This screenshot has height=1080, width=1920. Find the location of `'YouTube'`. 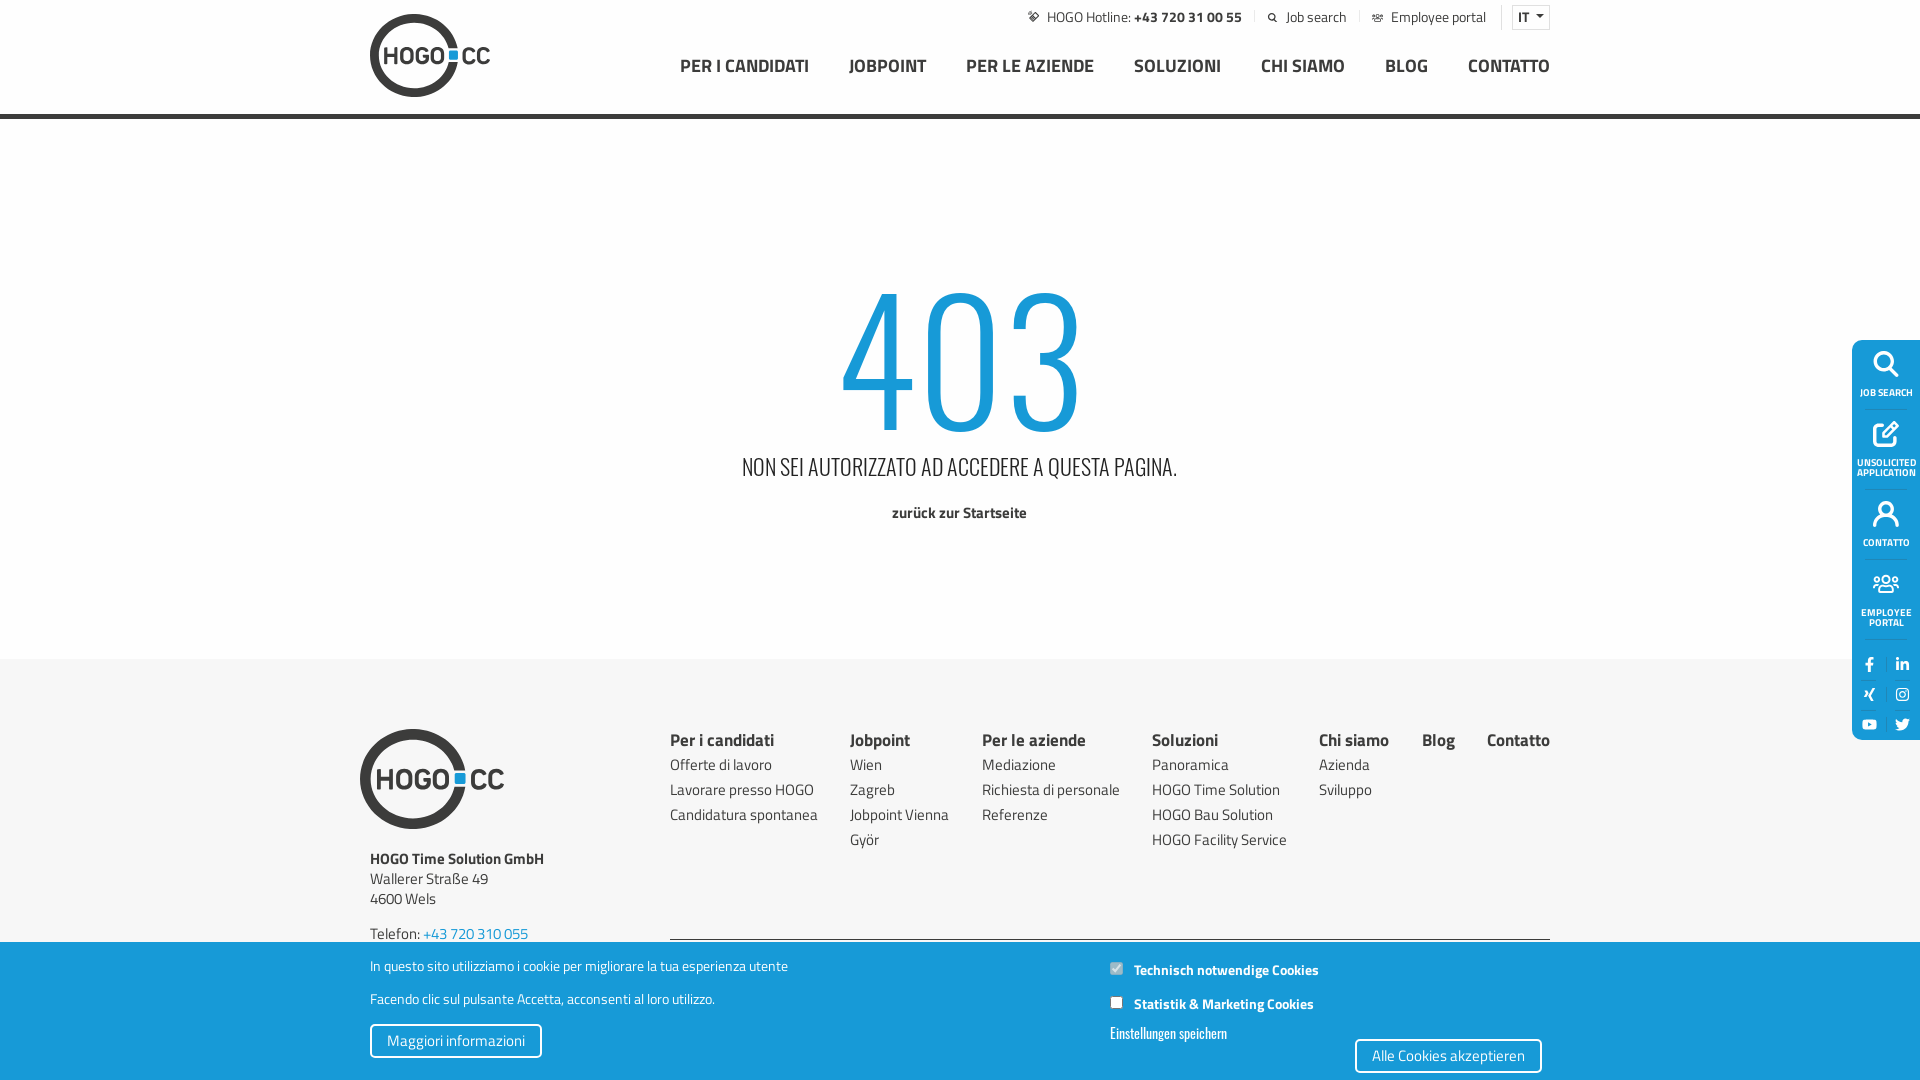

'YouTube' is located at coordinates (1868, 724).